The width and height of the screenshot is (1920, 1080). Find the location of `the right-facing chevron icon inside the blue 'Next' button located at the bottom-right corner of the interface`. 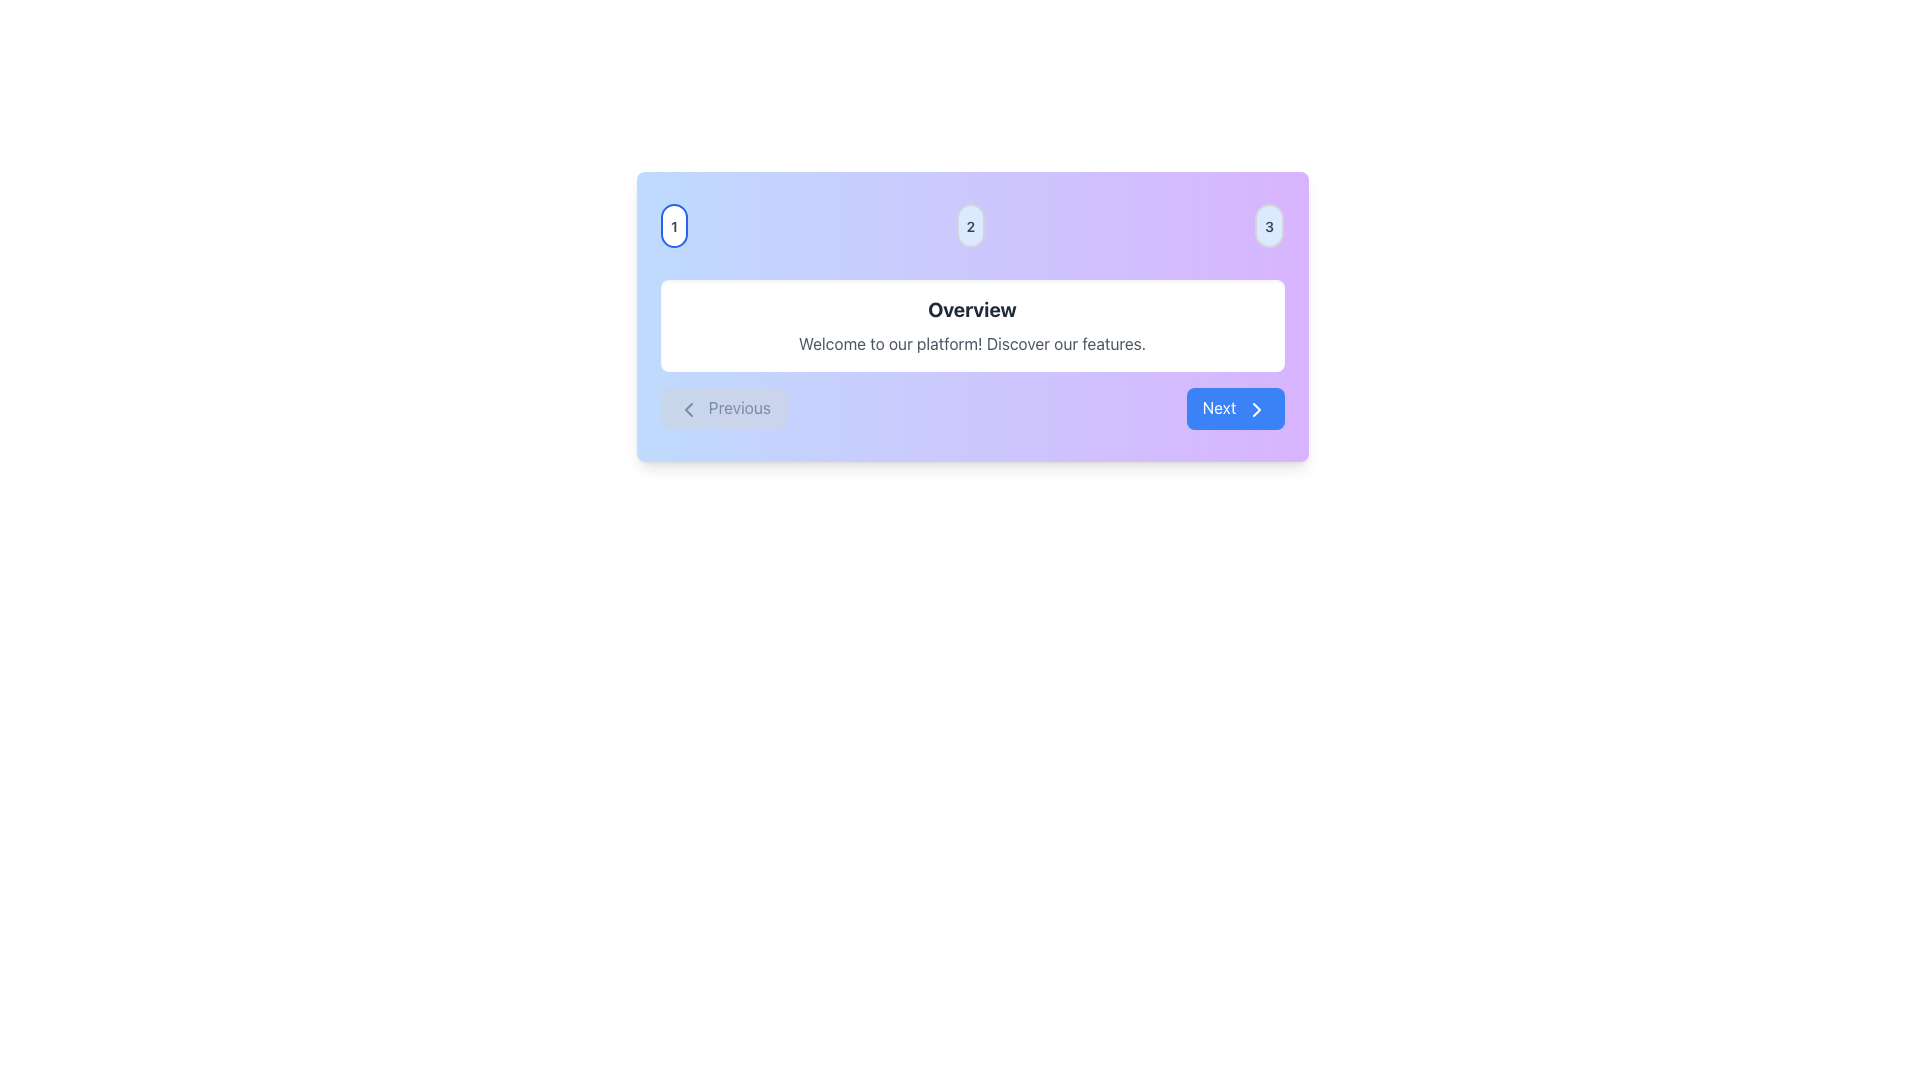

the right-facing chevron icon inside the blue 'Next' button located at the bottom-right corner of the interface is located at coordinates (1255, 408).